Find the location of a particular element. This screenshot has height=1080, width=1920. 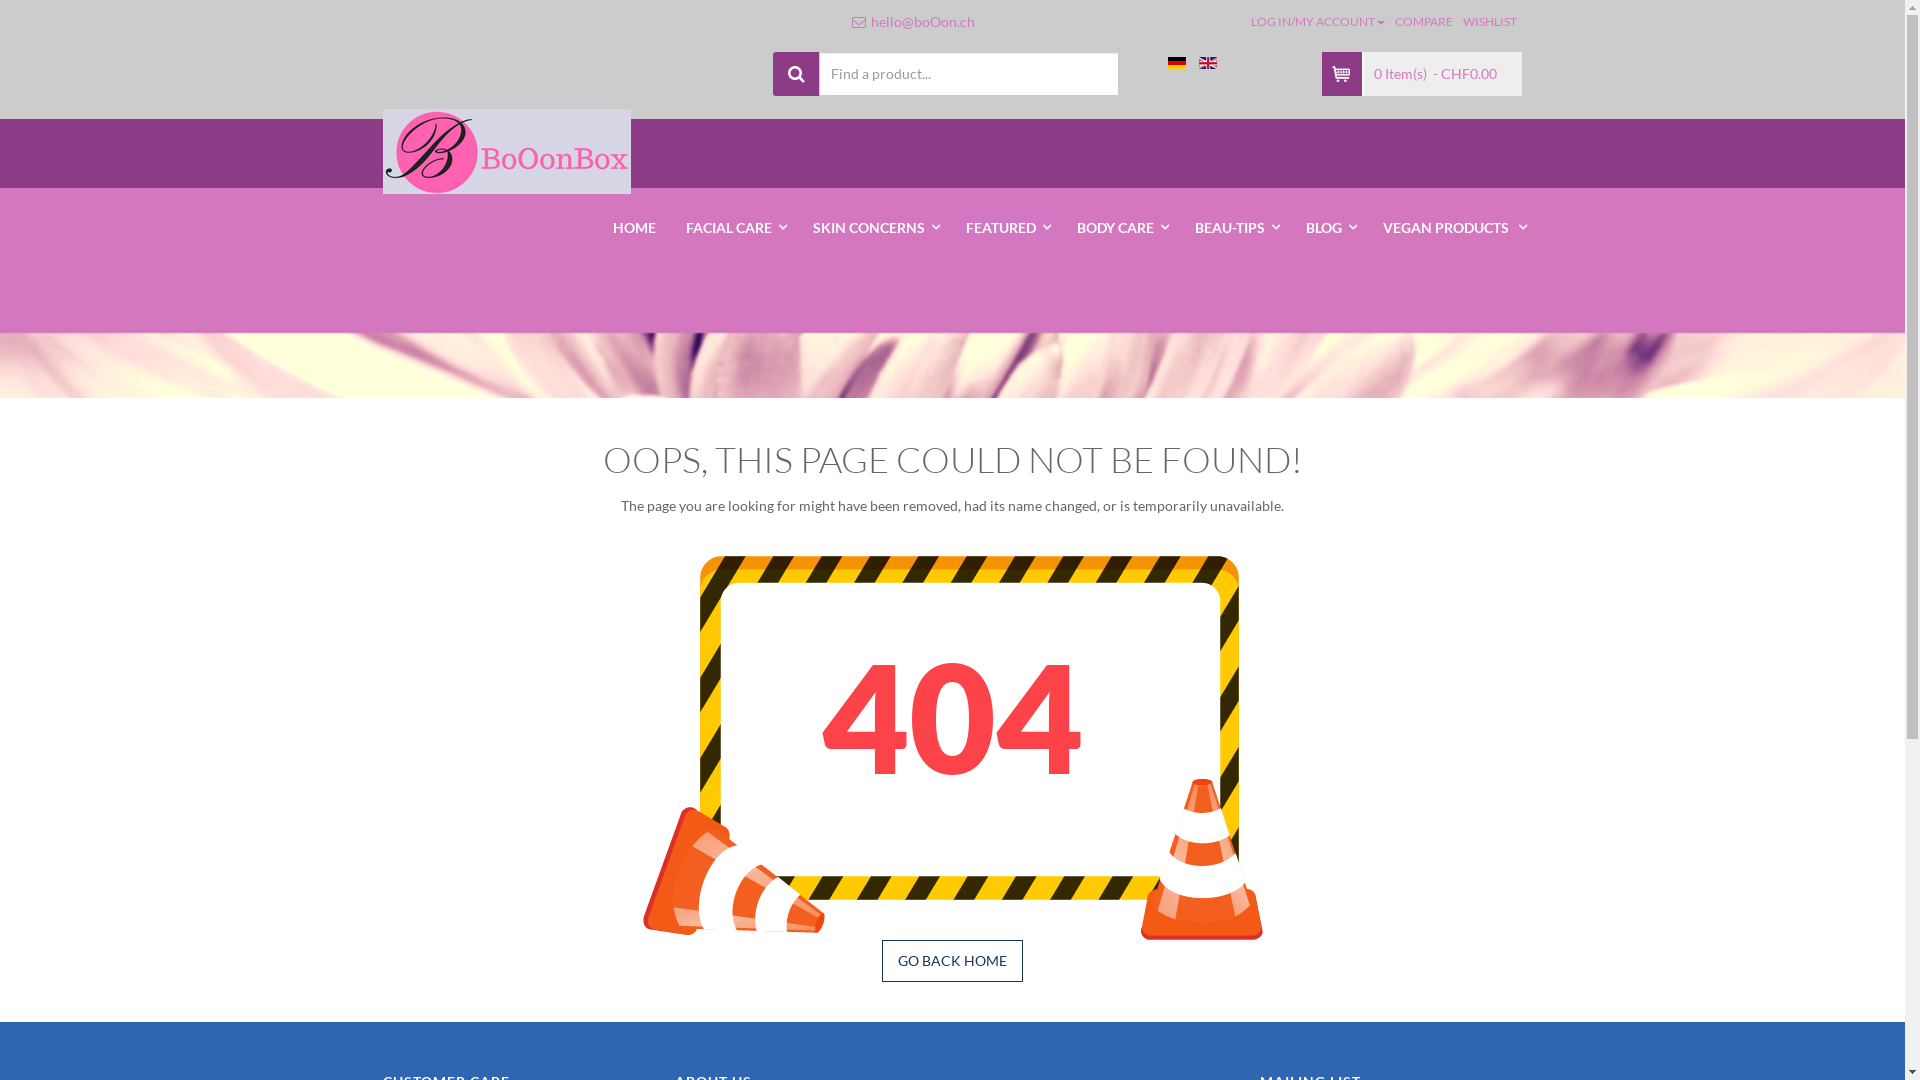

'VEGAN PRODUCTS' is located at coordinates (1453, 226).